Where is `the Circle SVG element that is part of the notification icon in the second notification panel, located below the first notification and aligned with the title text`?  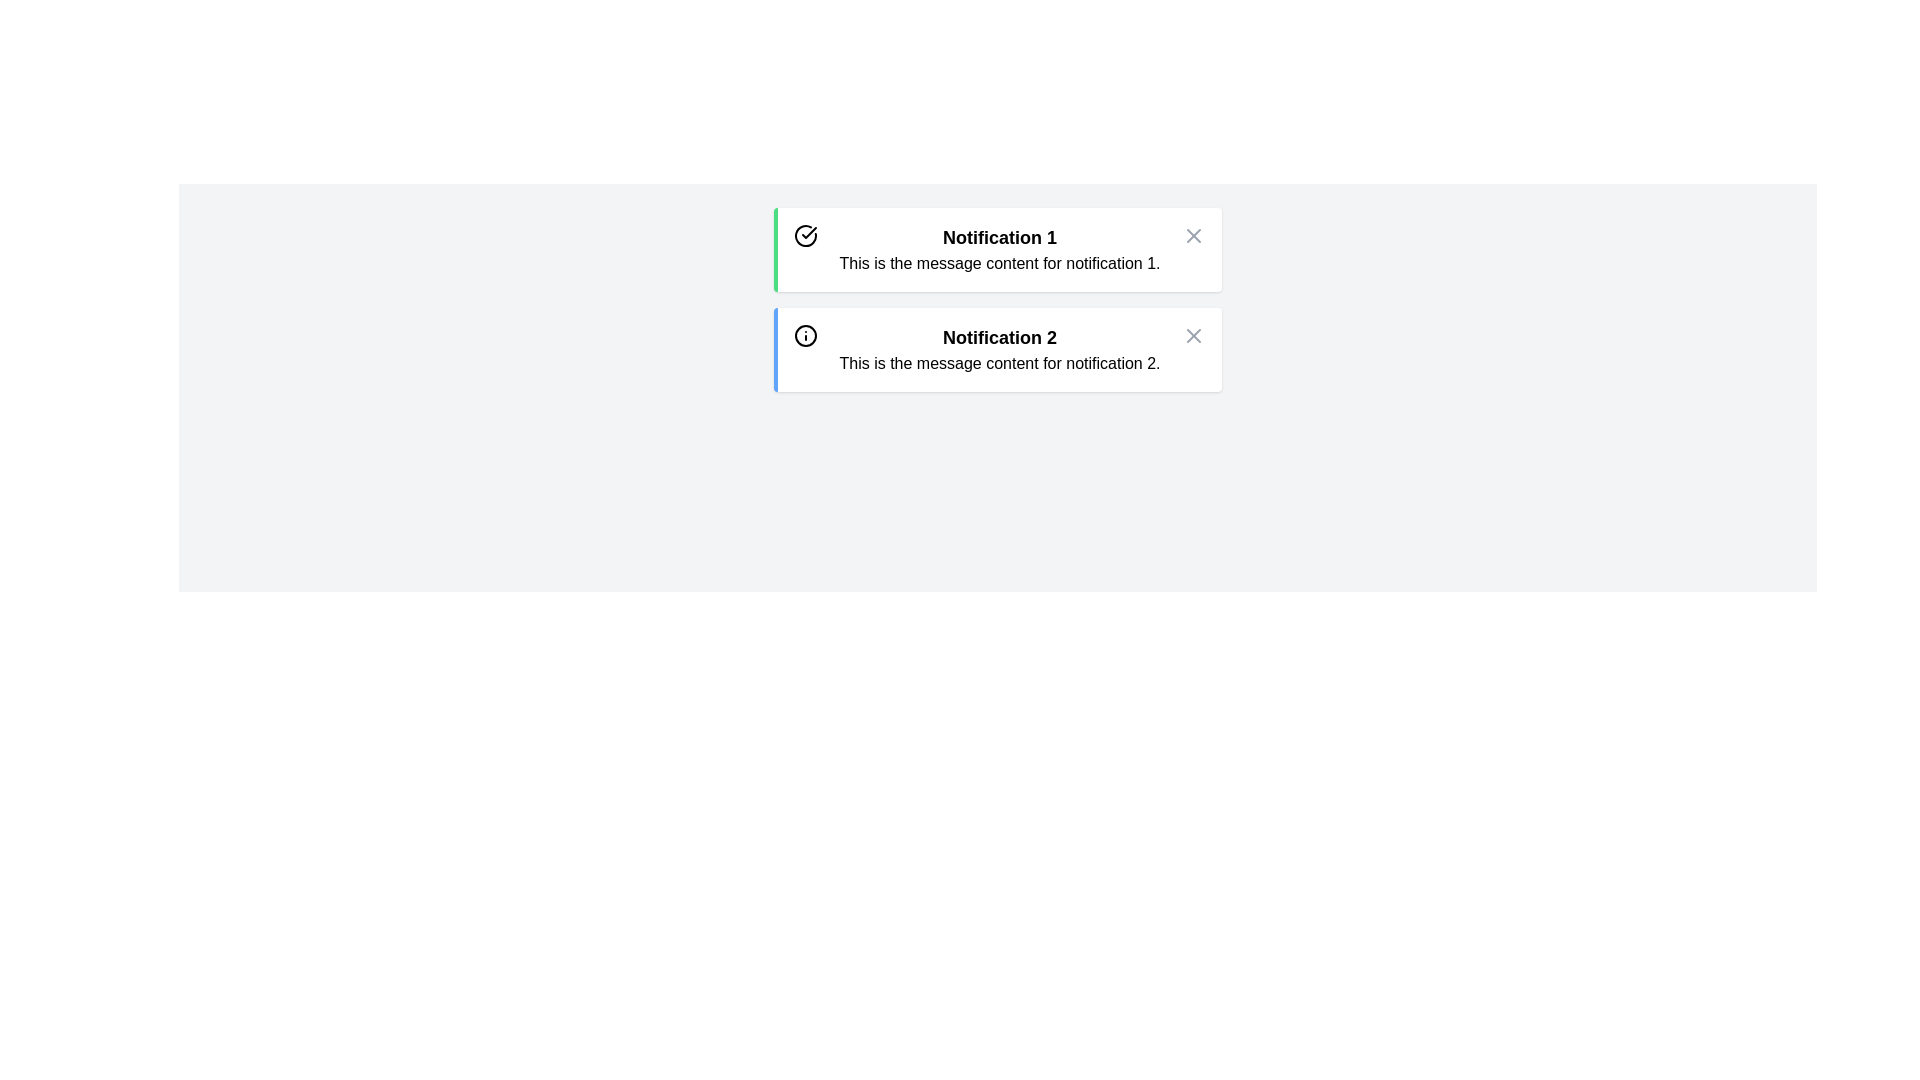 the Circle SVG element that is part of the notification icon in the second notification panel, located below the first notification and aligned with the title text is located at coordinates (806, 334).